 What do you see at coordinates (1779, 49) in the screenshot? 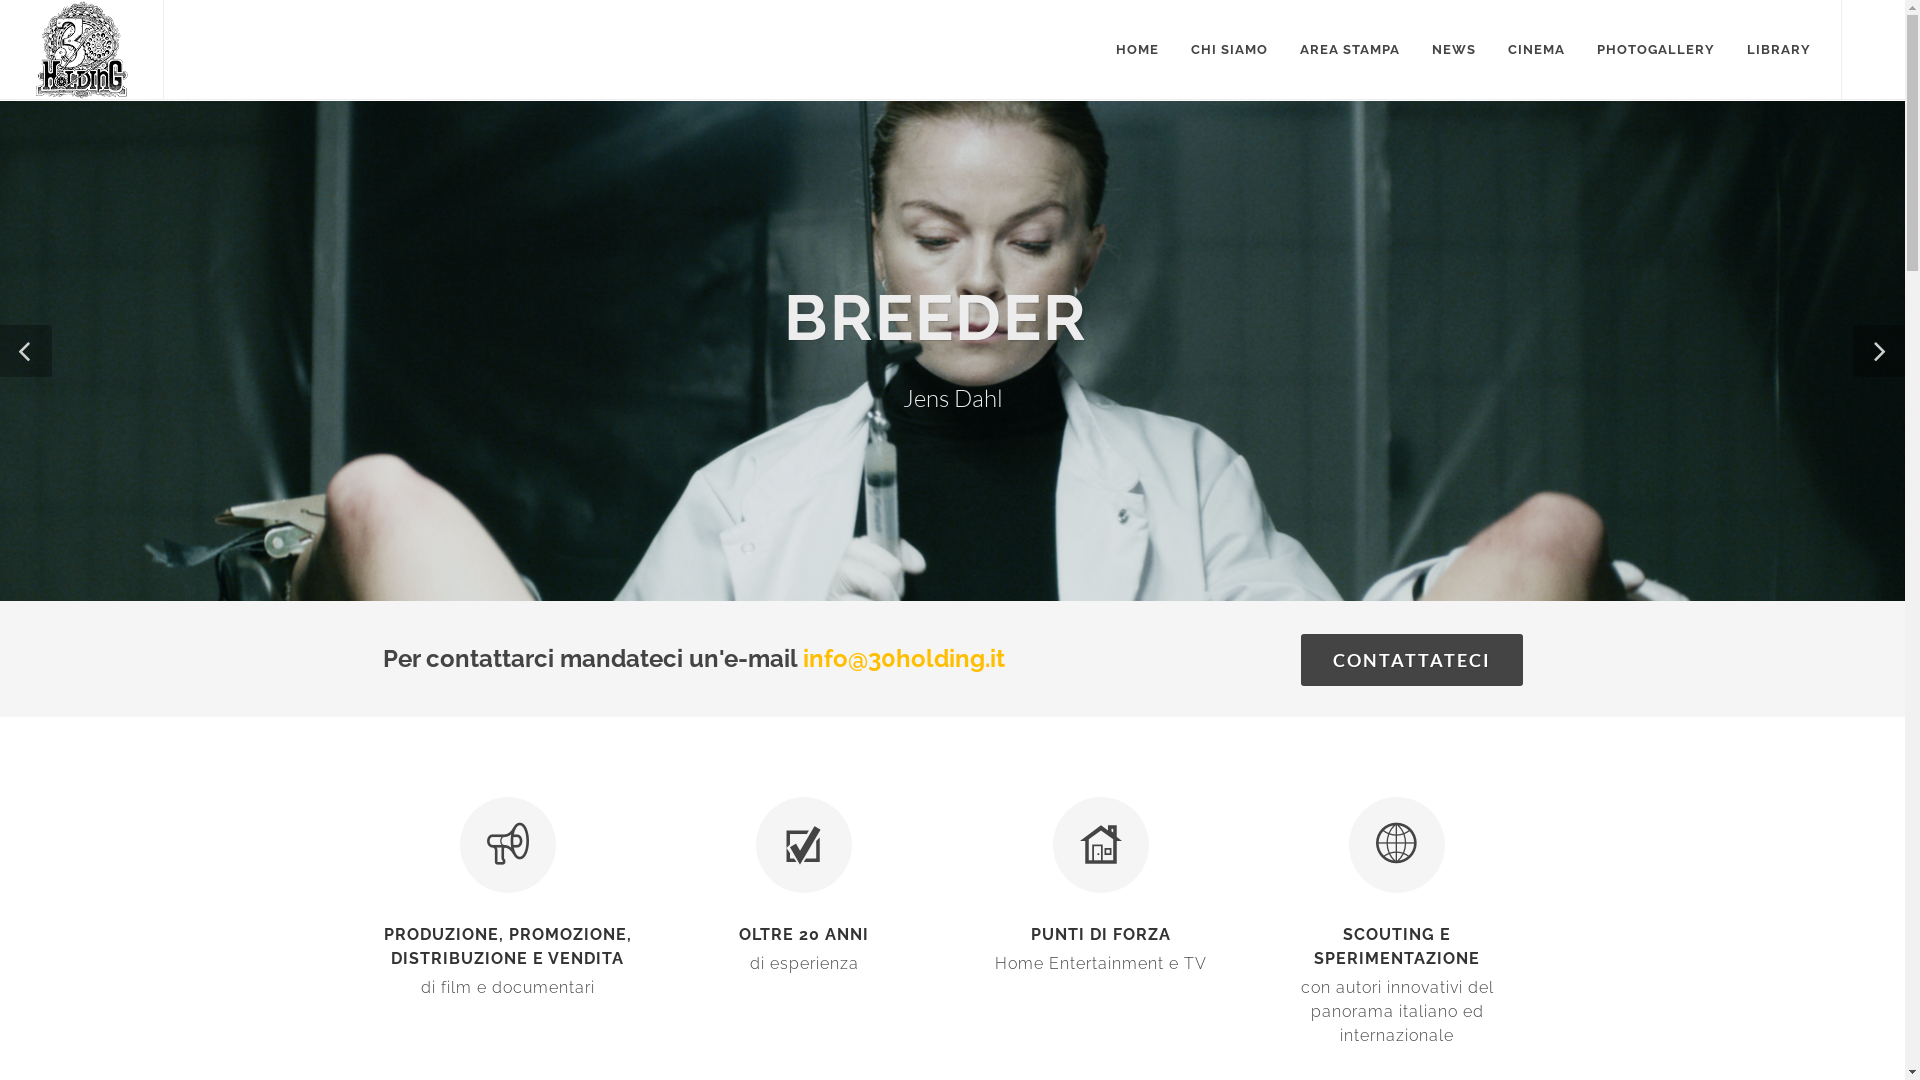
I see `'LIBRARY'` at bounding box center [1779, 49].